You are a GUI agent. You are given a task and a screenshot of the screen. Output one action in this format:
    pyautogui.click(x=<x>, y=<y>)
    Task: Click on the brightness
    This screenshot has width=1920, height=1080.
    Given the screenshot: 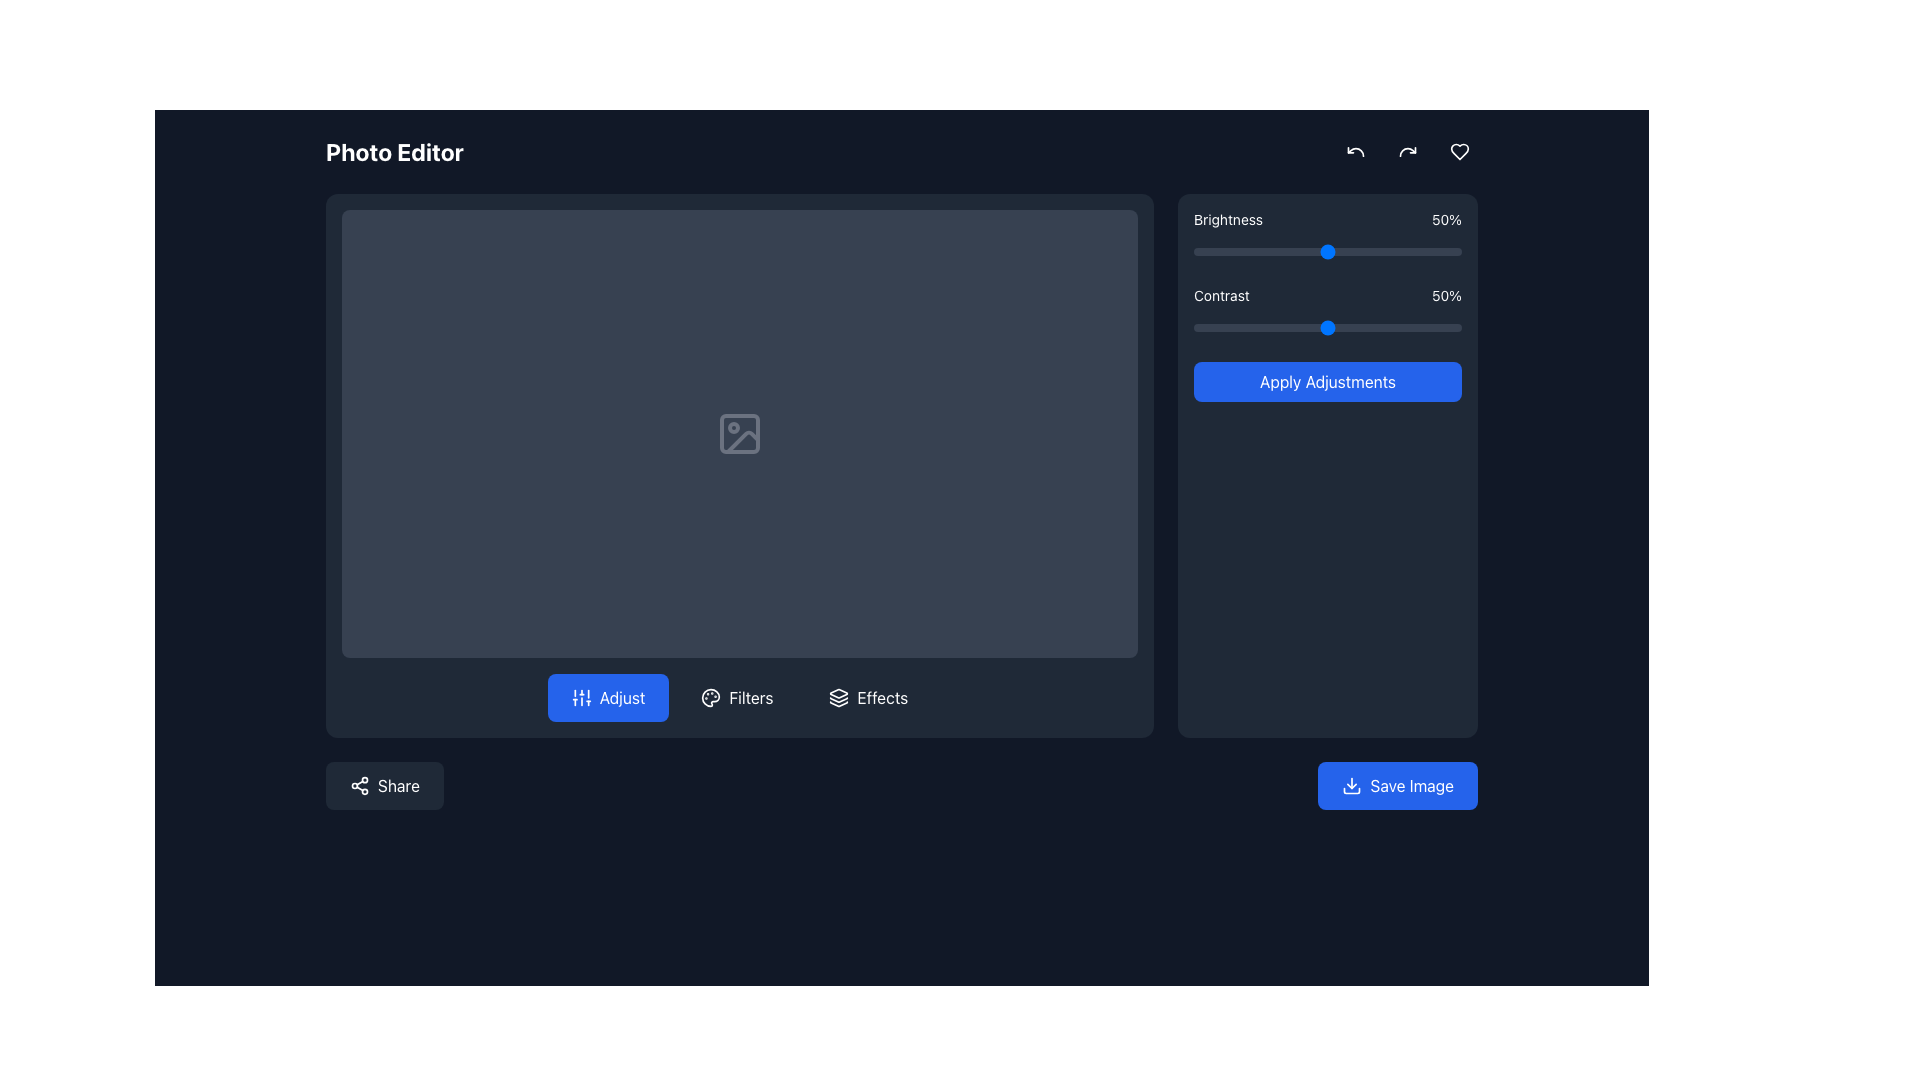 What is the action you would take?
    pyautogui.click(x=1377, y=250)
    